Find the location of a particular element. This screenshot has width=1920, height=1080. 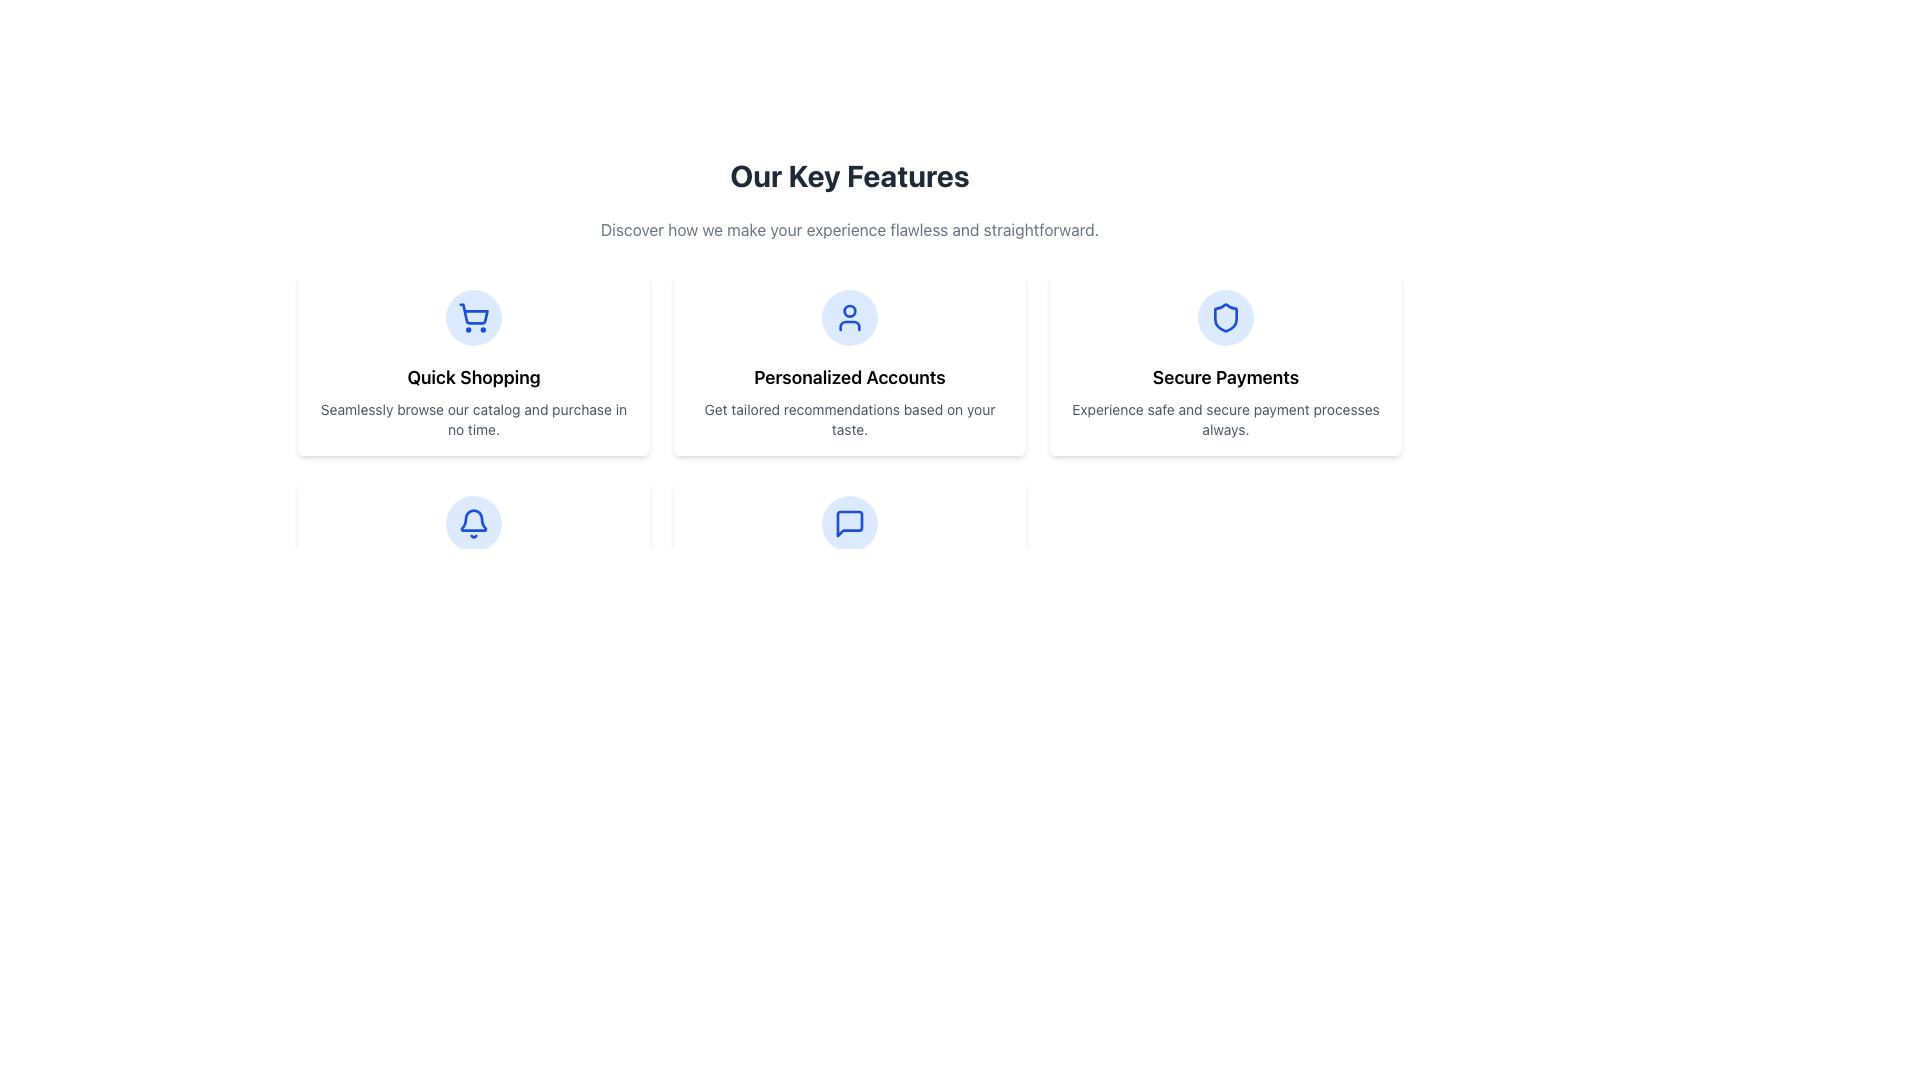

the 'Quick Shopping' Feature Card is located at coordinates (473, 365).